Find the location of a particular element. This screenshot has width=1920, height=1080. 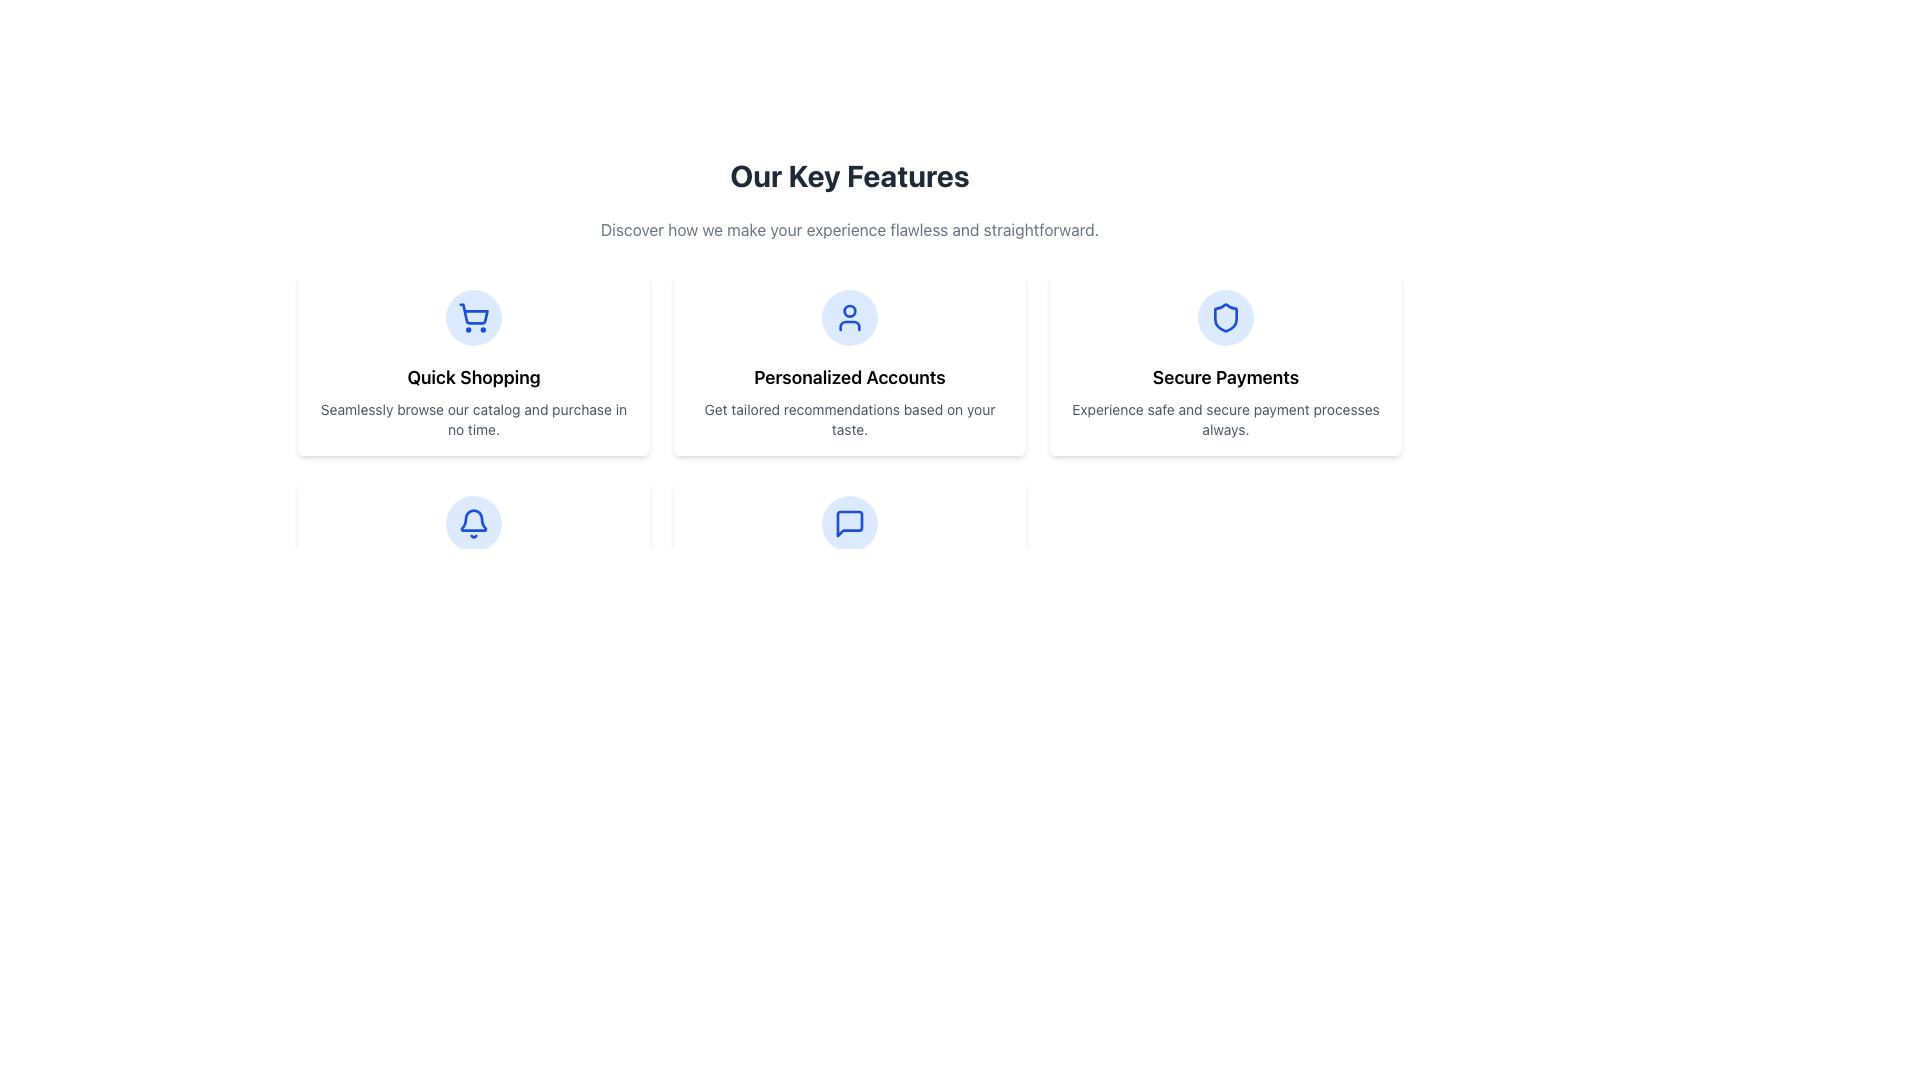

the 'Quick Shopping' Feature Card is located at coordinates (473, 365).